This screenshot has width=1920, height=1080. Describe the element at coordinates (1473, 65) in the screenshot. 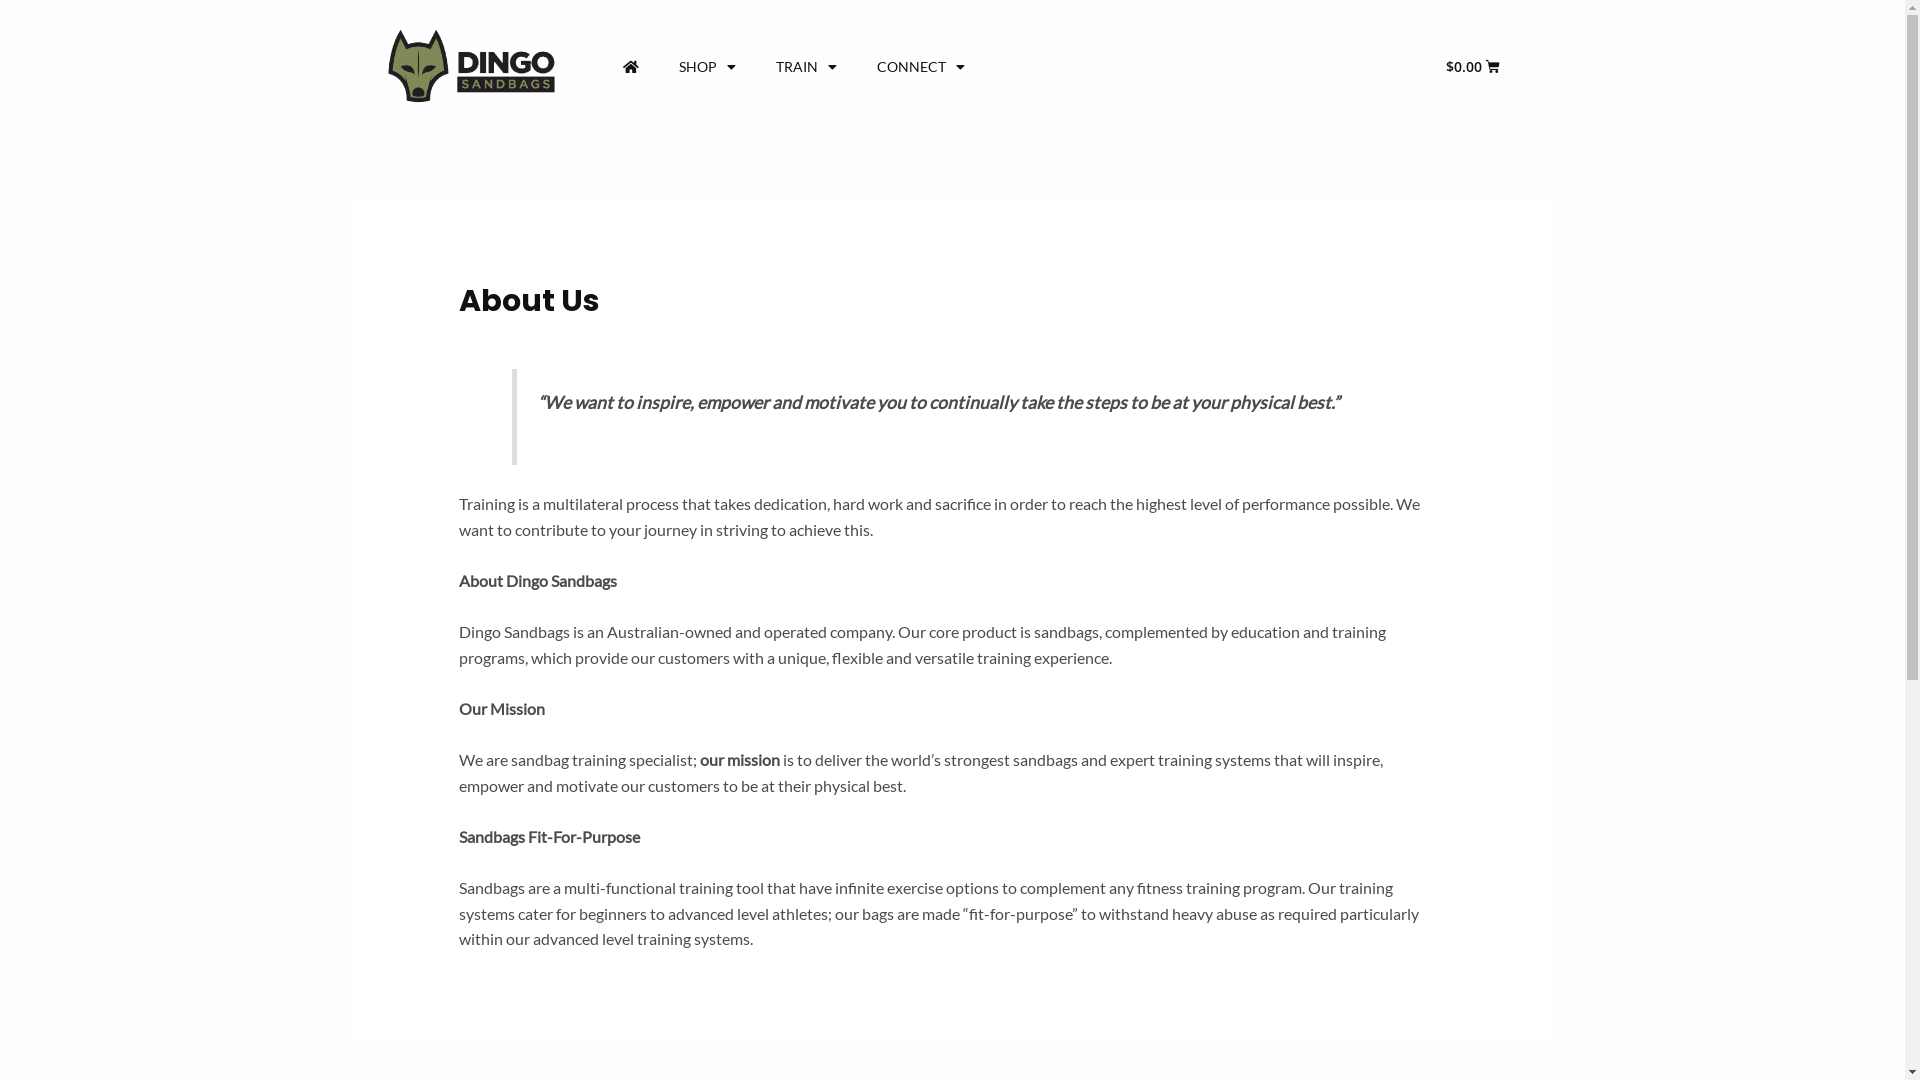

I see `'$0.00` at that location.